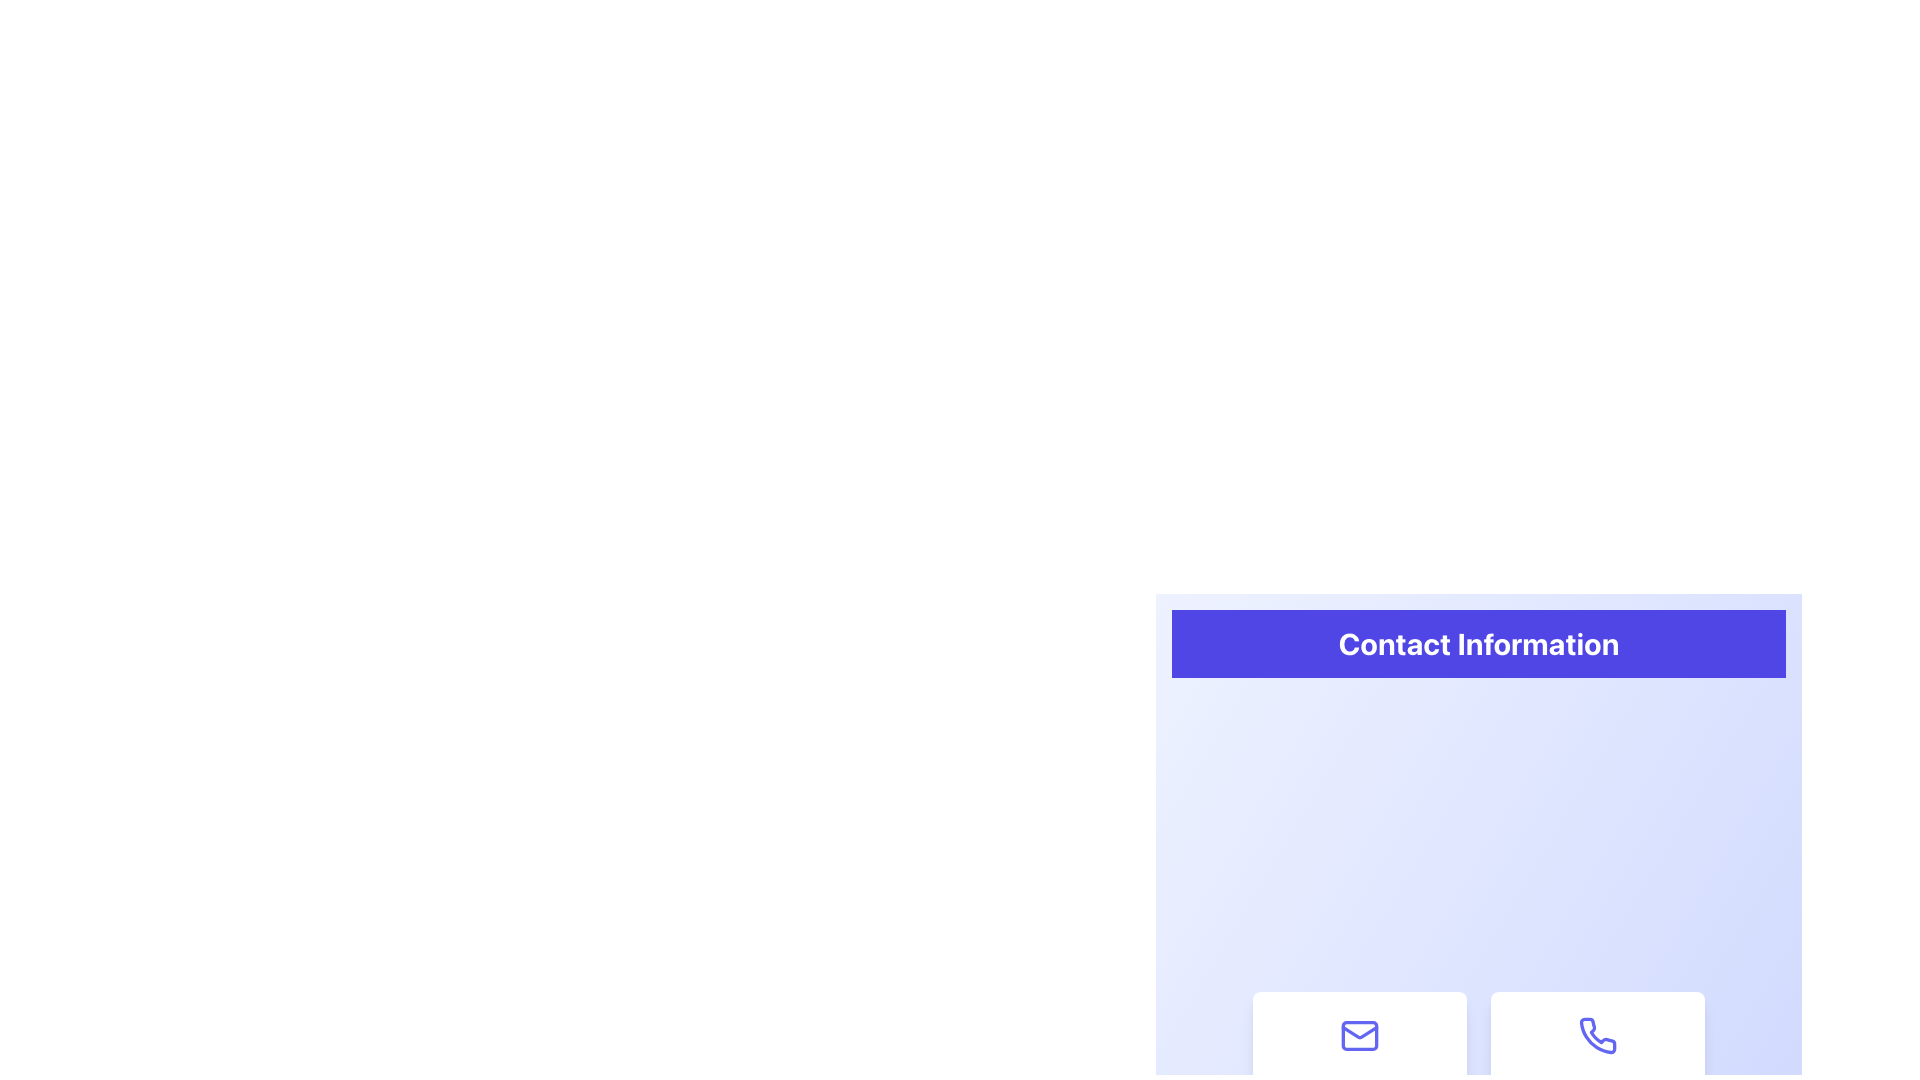 This screenshot has height=1080, width=1920. I want to click on the purple phone receiver icon located in the 'Contact Information' section, so click(1597, 1035).